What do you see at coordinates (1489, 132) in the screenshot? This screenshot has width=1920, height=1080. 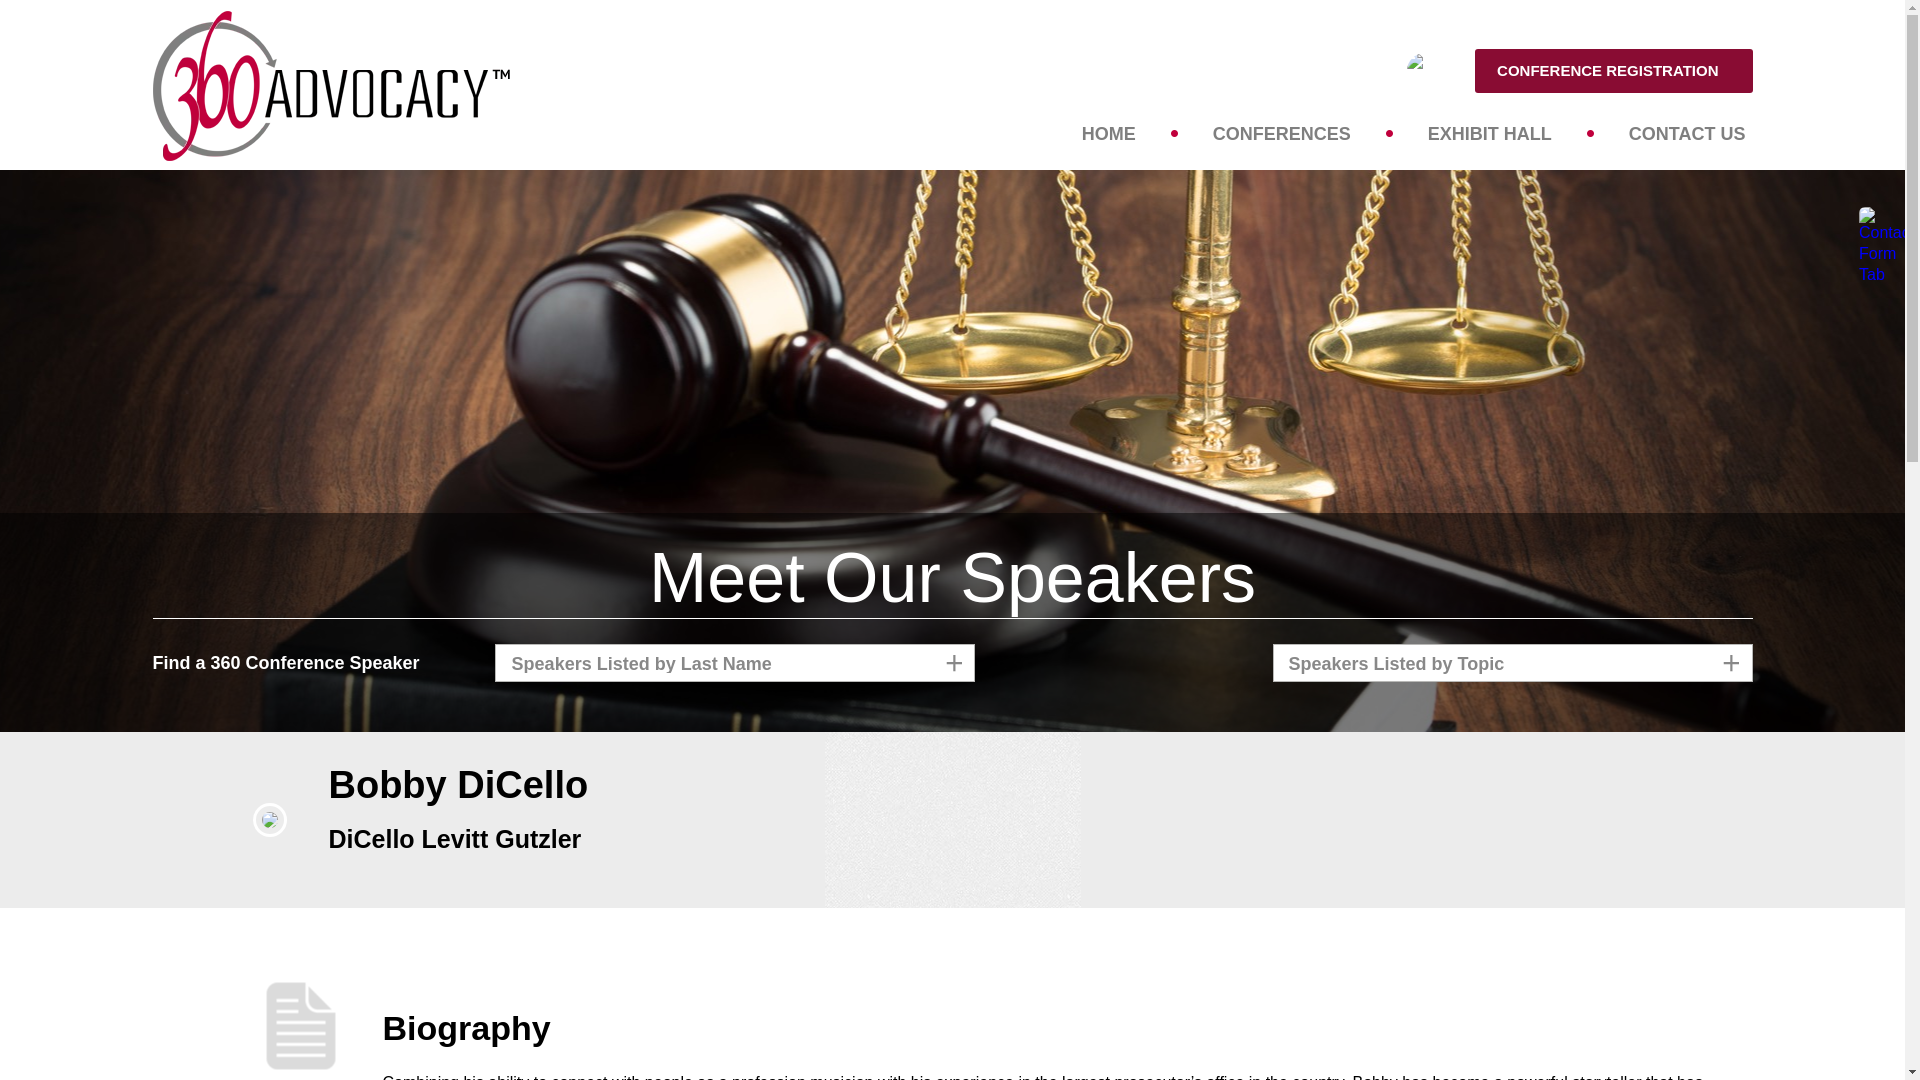 I see `'EXHIBIT HALL'` at bounding box center [1489, 132].